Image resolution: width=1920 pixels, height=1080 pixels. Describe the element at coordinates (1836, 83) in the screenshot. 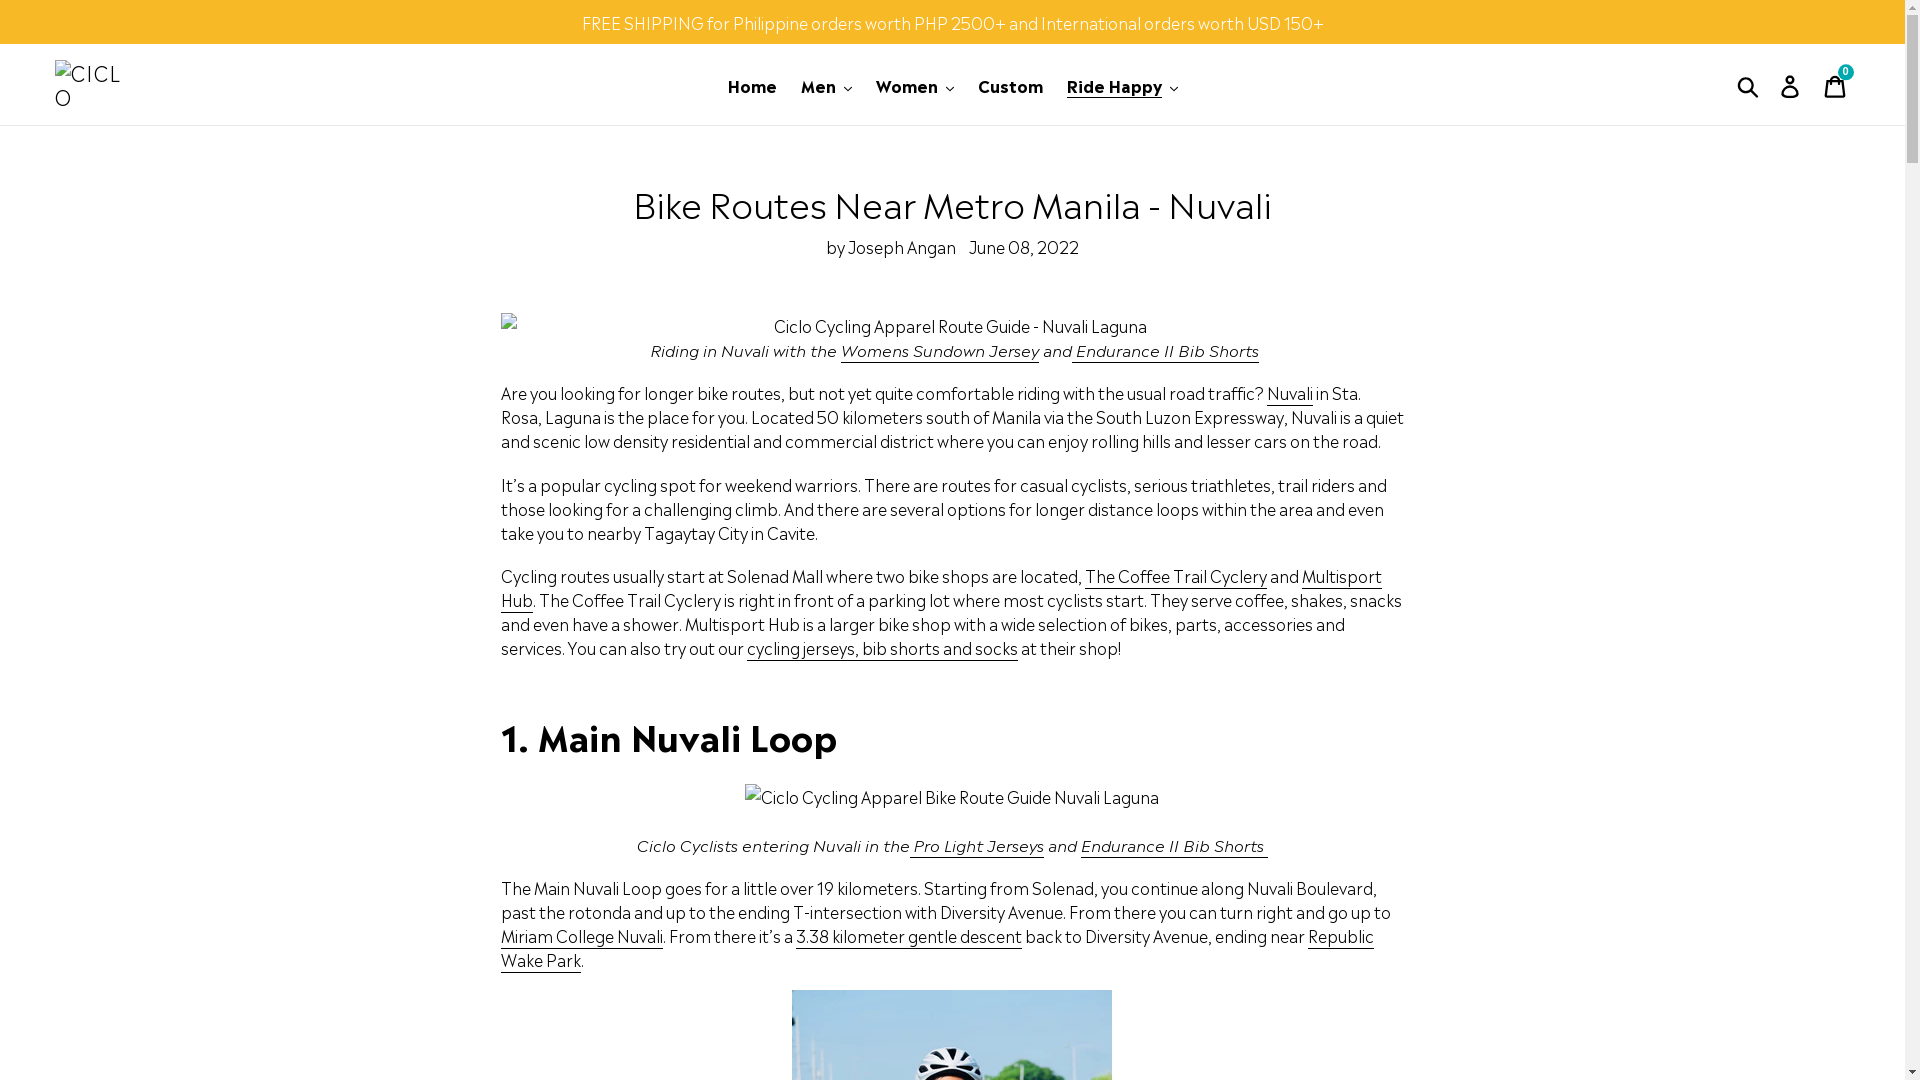

I see `'Cart` at that location.